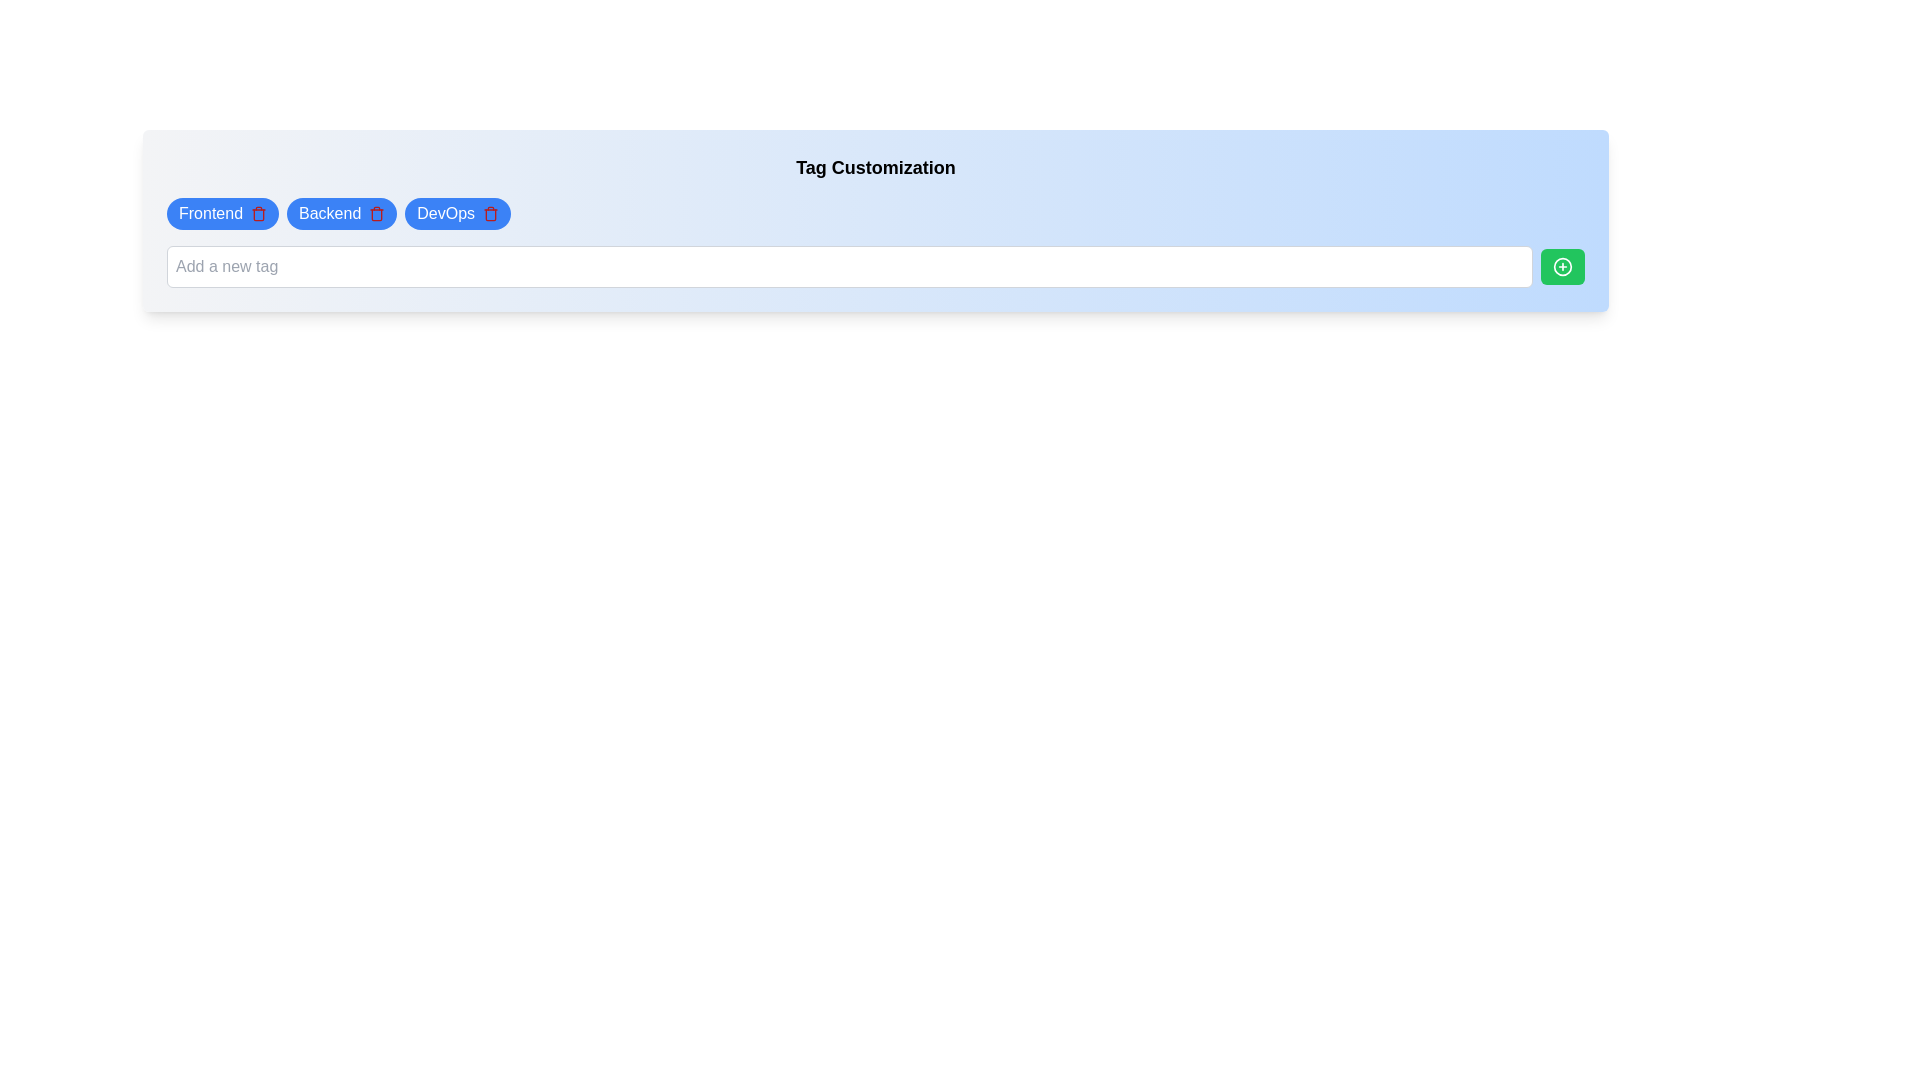 This screenshot has height=1080, width=1920. Describe the element at coordinates (1562, 265) in the screenshot. I see `the circular green icon button with a white plus sign located at the right end of the text input field for adding a tag` at that location.